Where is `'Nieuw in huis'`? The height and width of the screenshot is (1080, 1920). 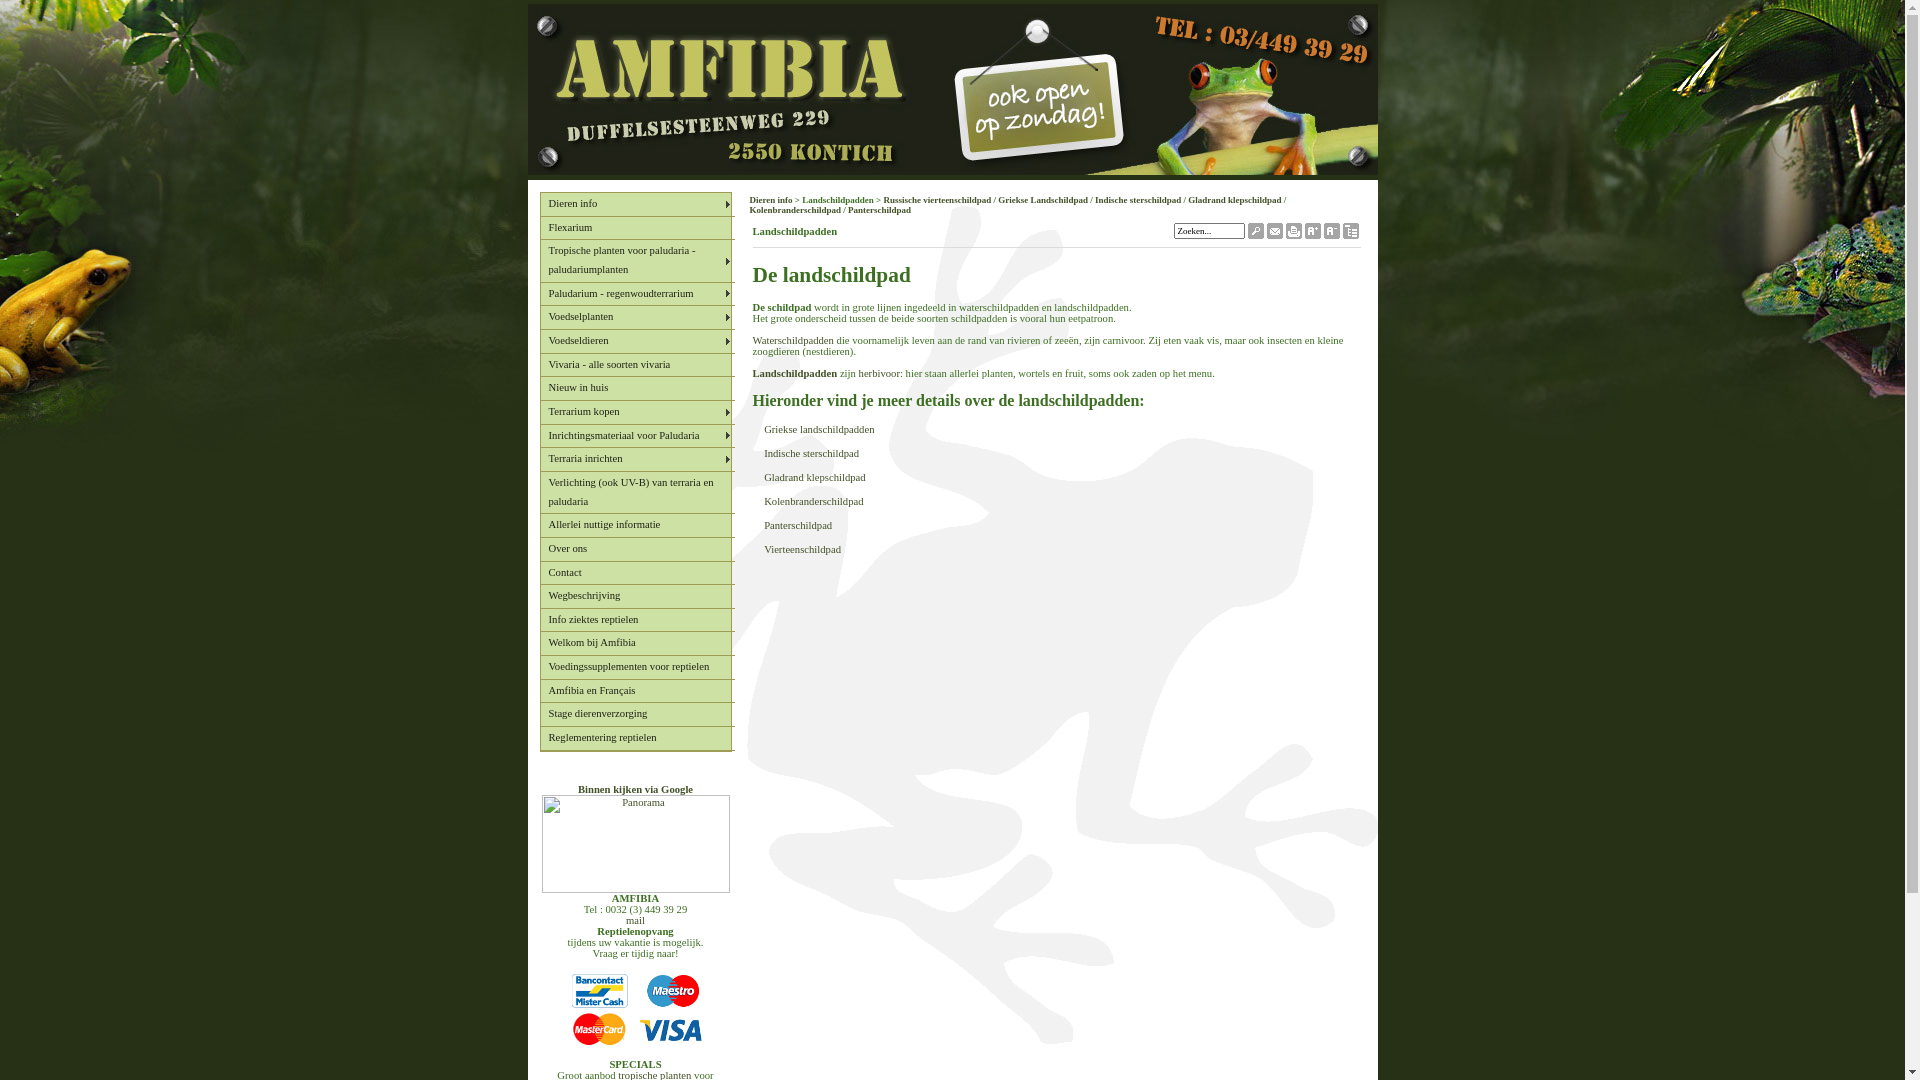
'Nieuw in huis' is located at coordinates (539, 389).